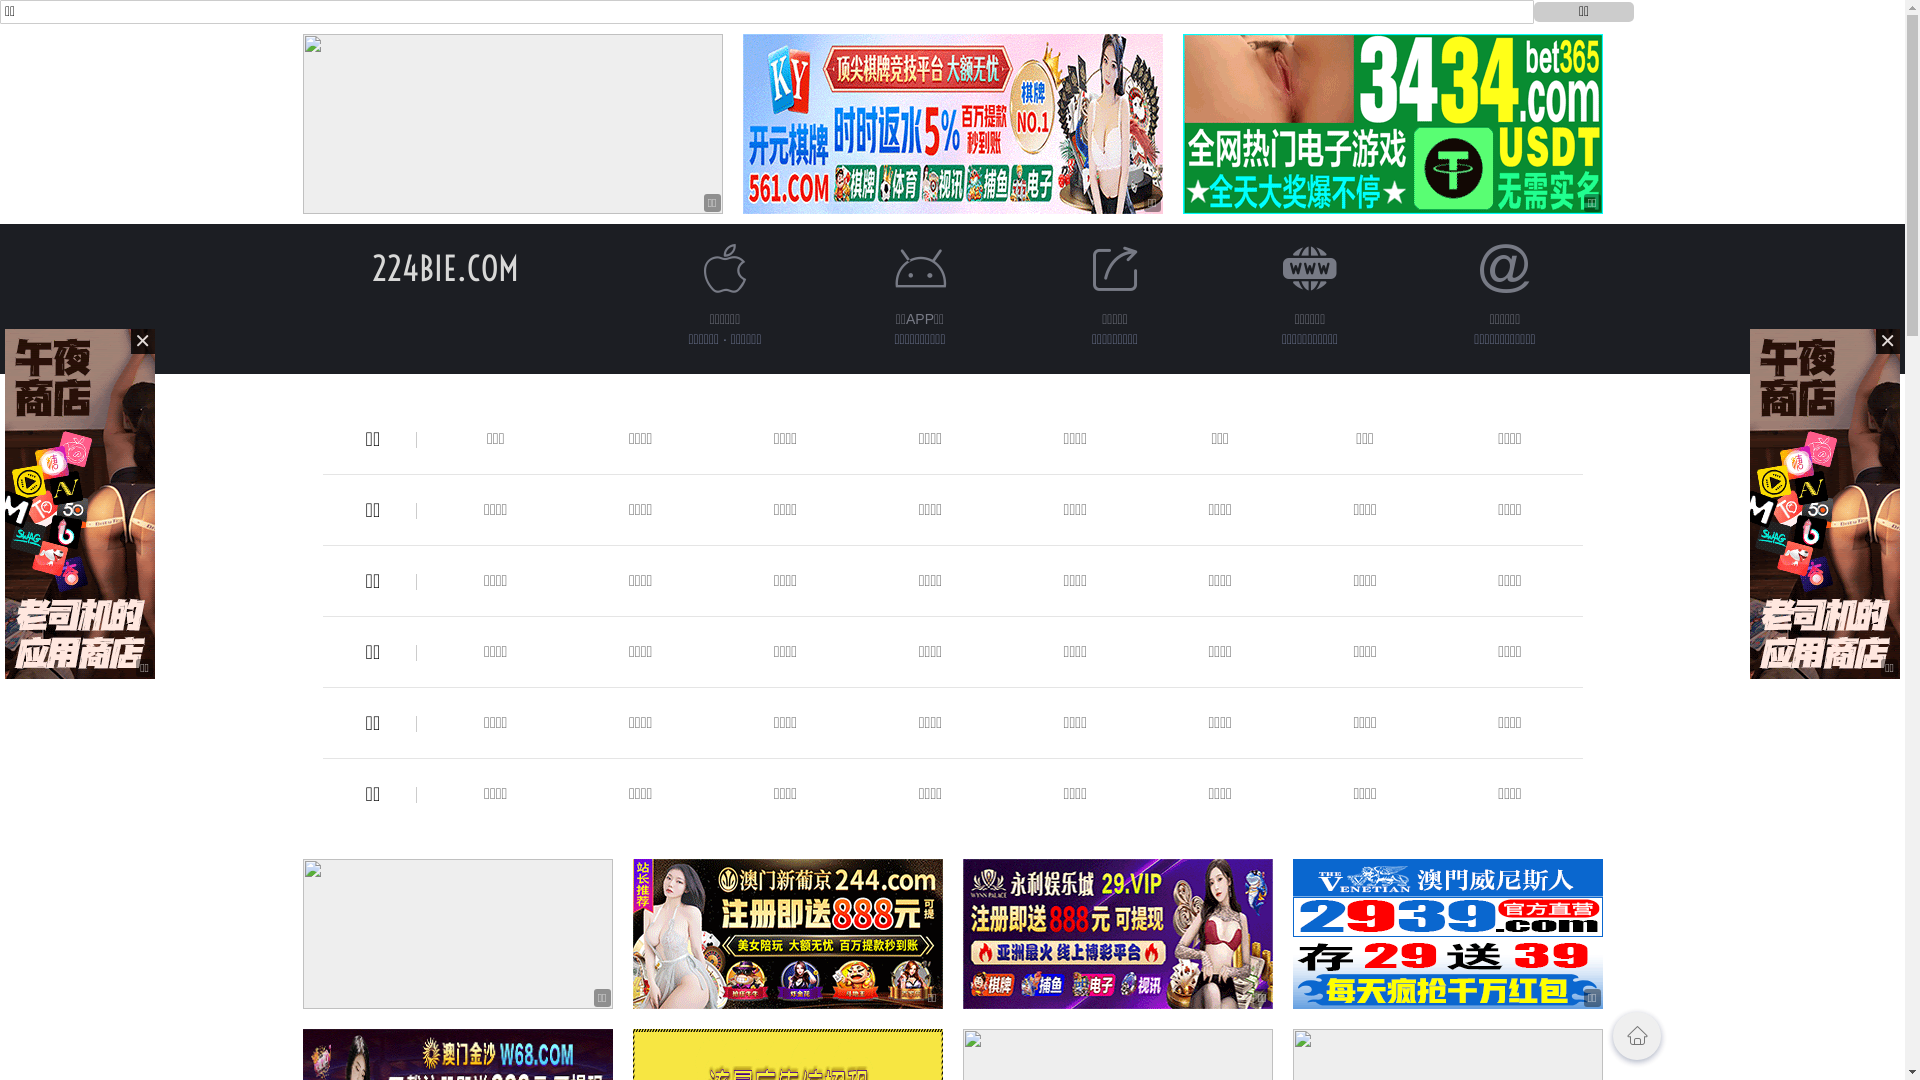 The width and height of the screenshot is (1920, 1080). Describe the element at coordinates (372, 267) in the screenshot. I see `'224BIE.COM'` at that location.